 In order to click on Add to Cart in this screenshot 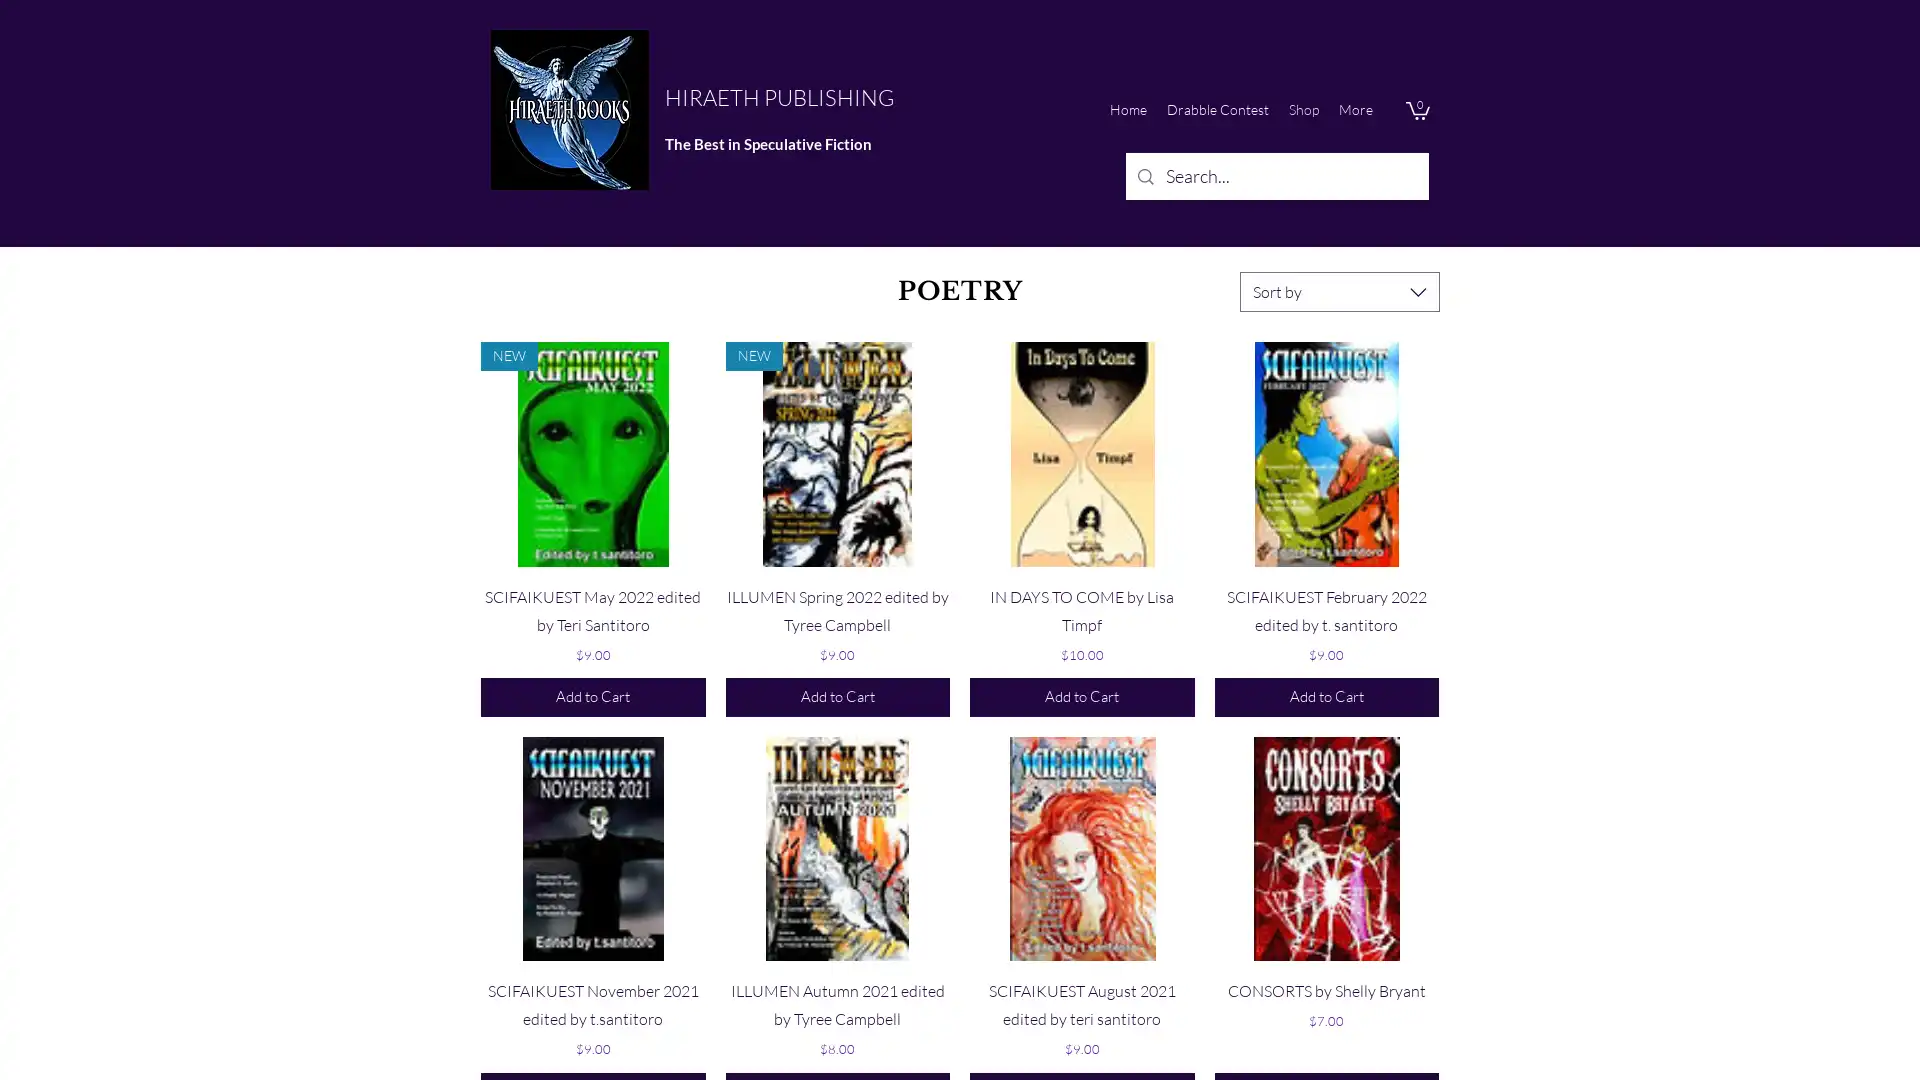, I will do `click(592, 696)`.